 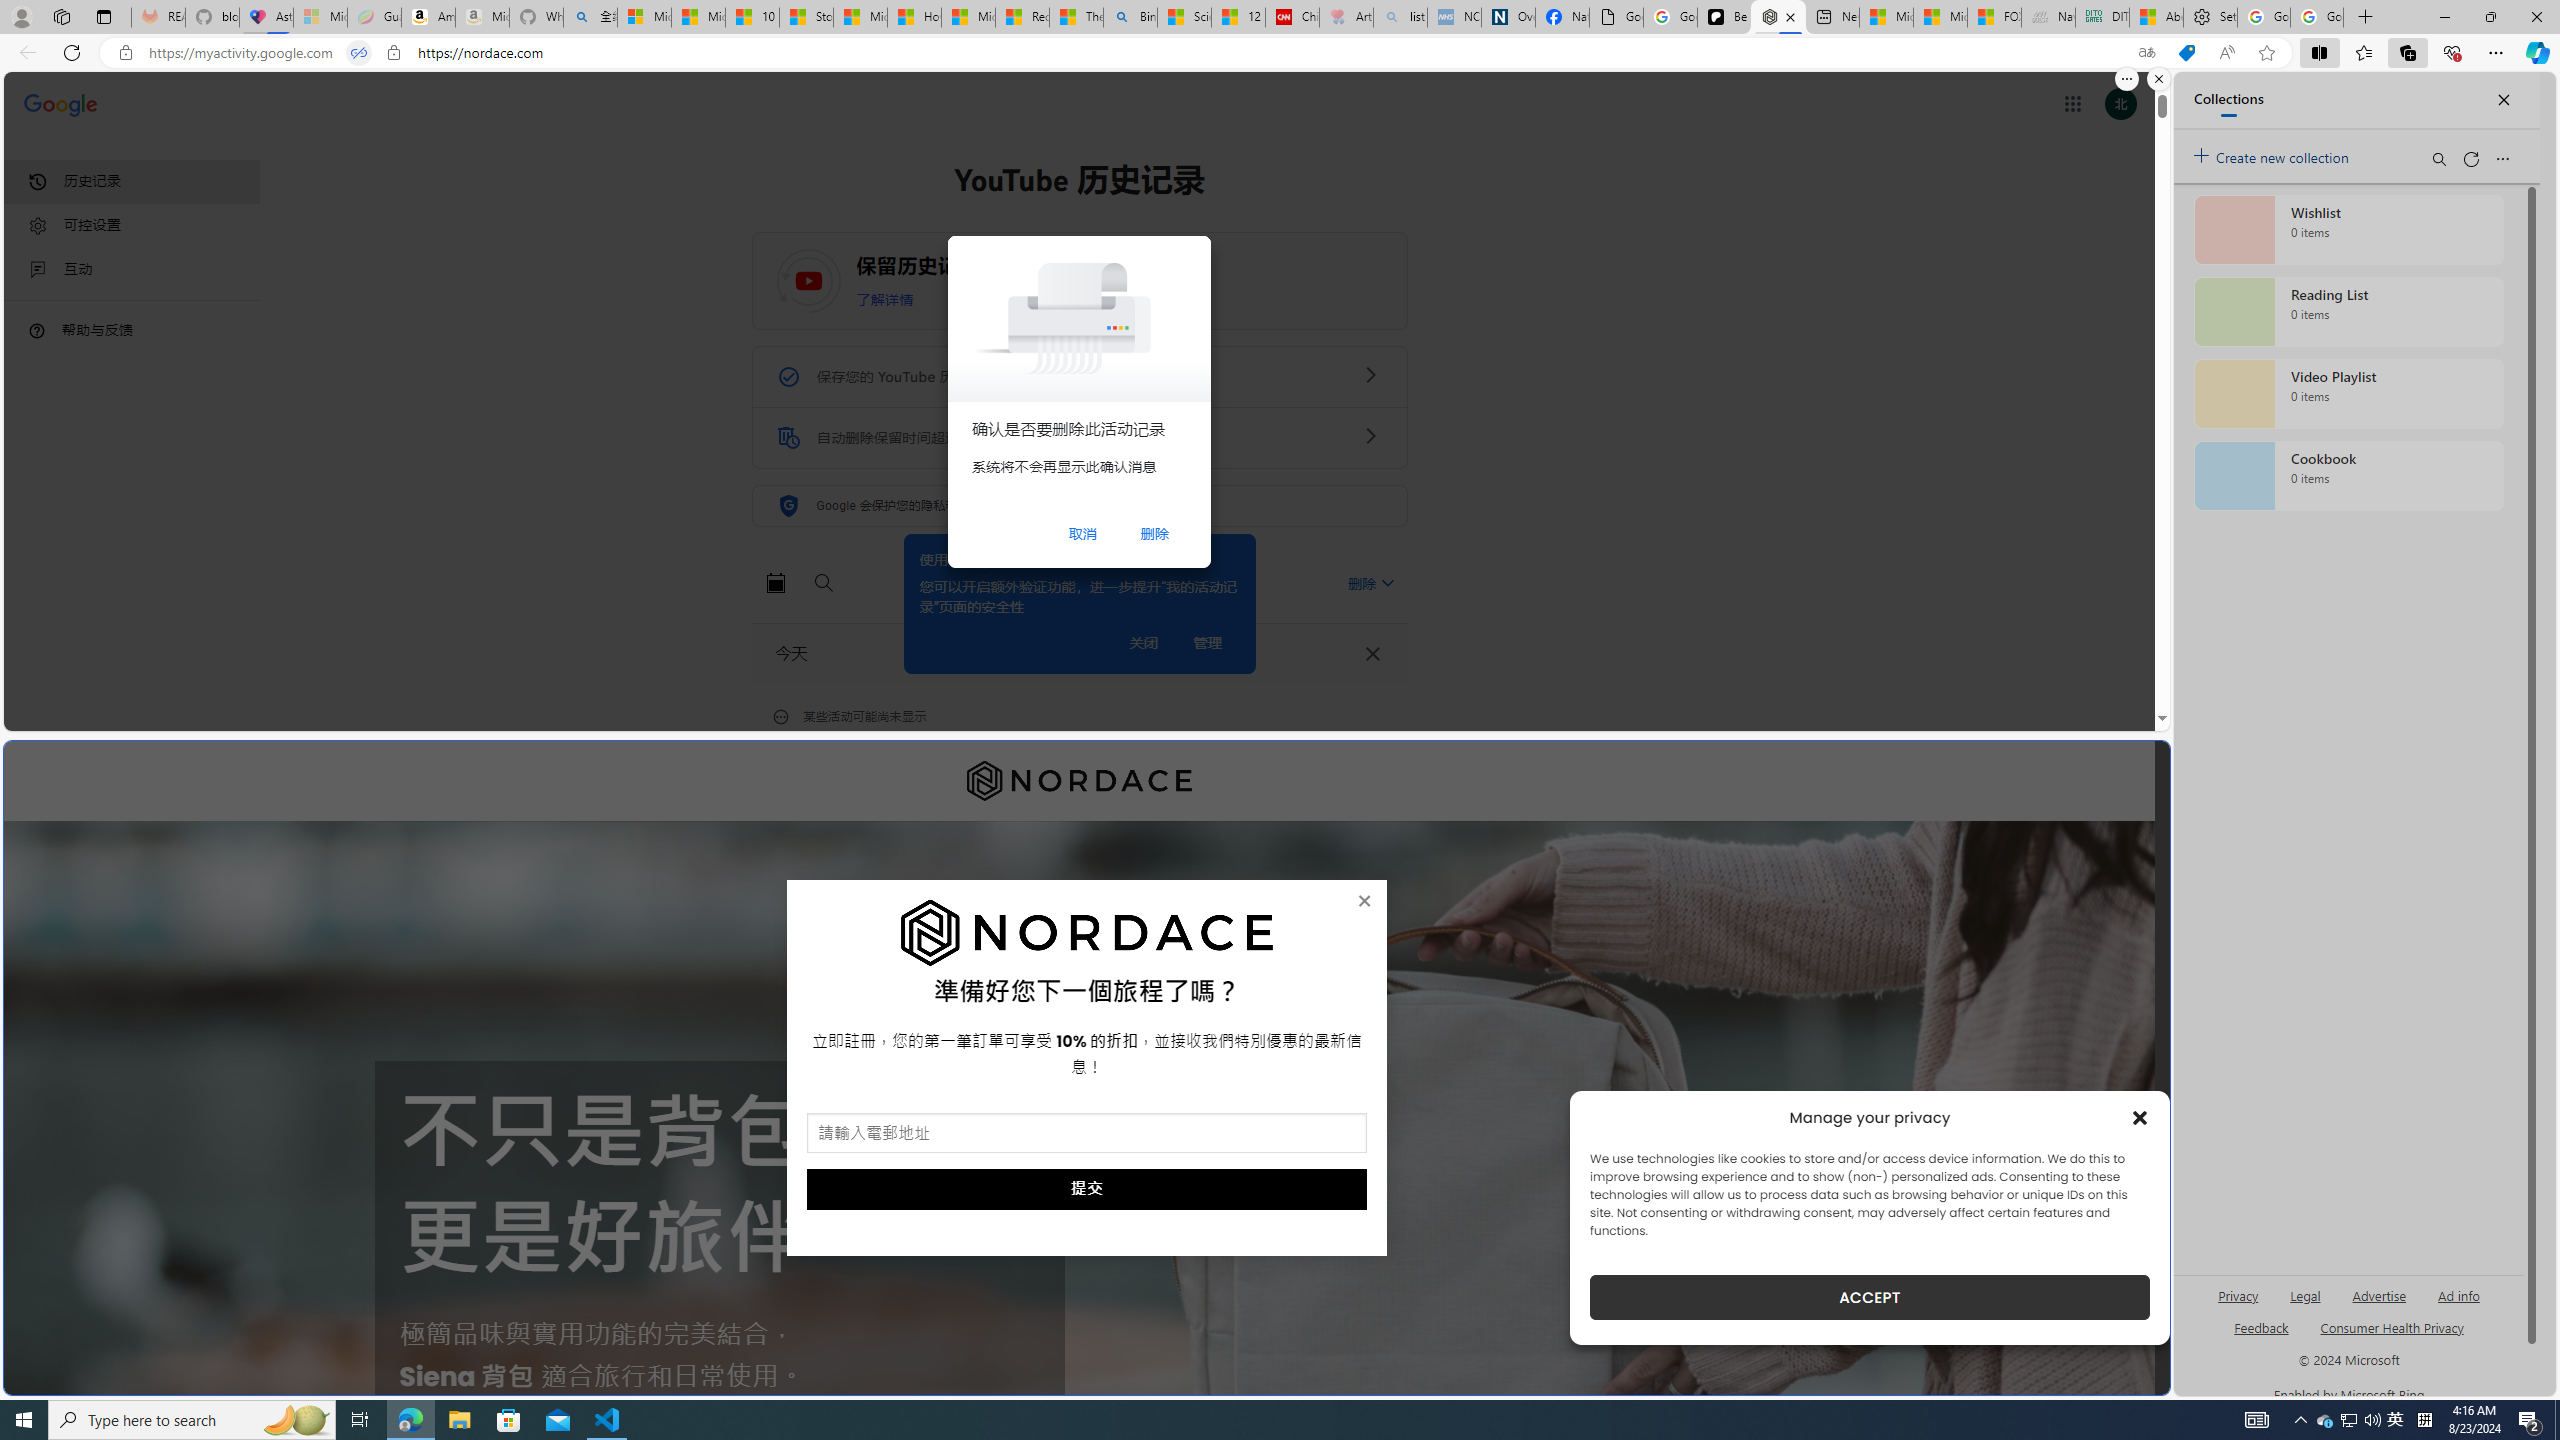 I want to click on 'Arthritis: Ask Health Professionals - Sleeping', so click(x=1345, y=16).